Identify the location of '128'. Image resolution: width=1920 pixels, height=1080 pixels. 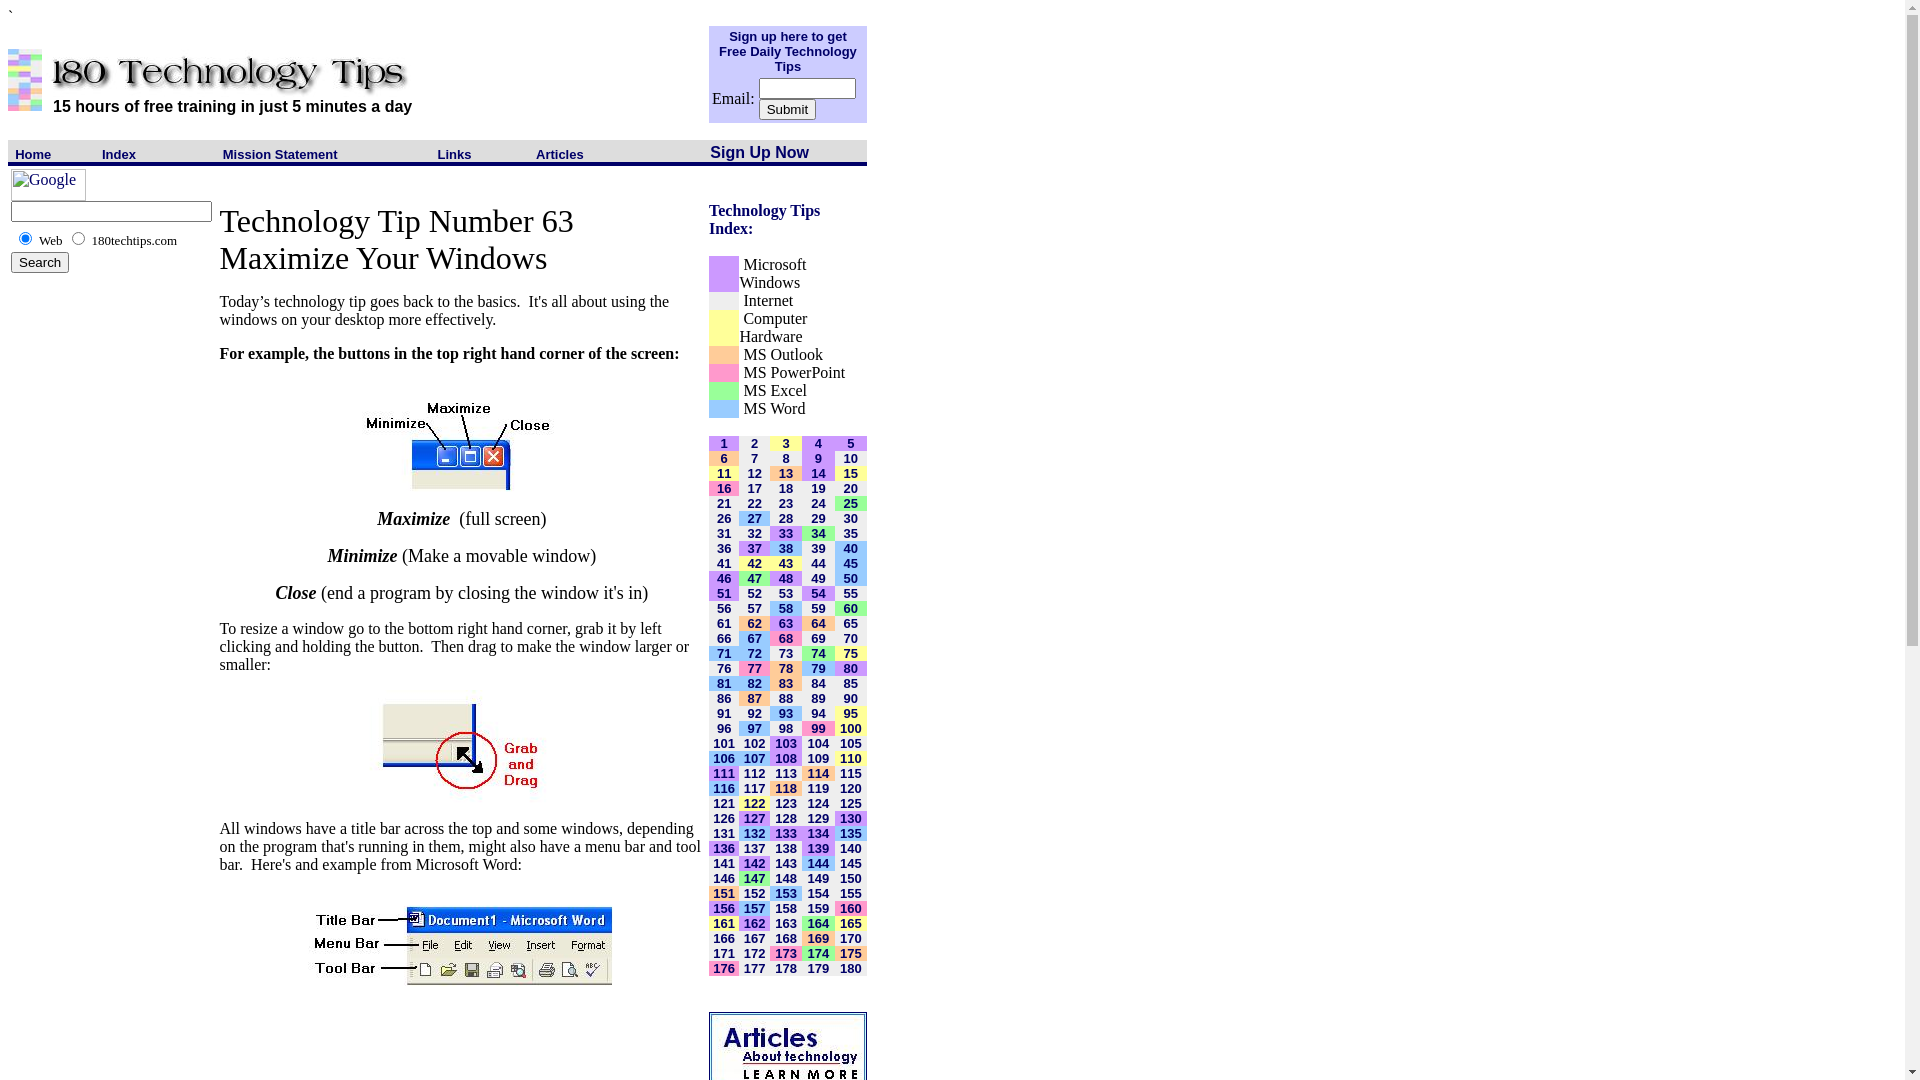
(785, 817).